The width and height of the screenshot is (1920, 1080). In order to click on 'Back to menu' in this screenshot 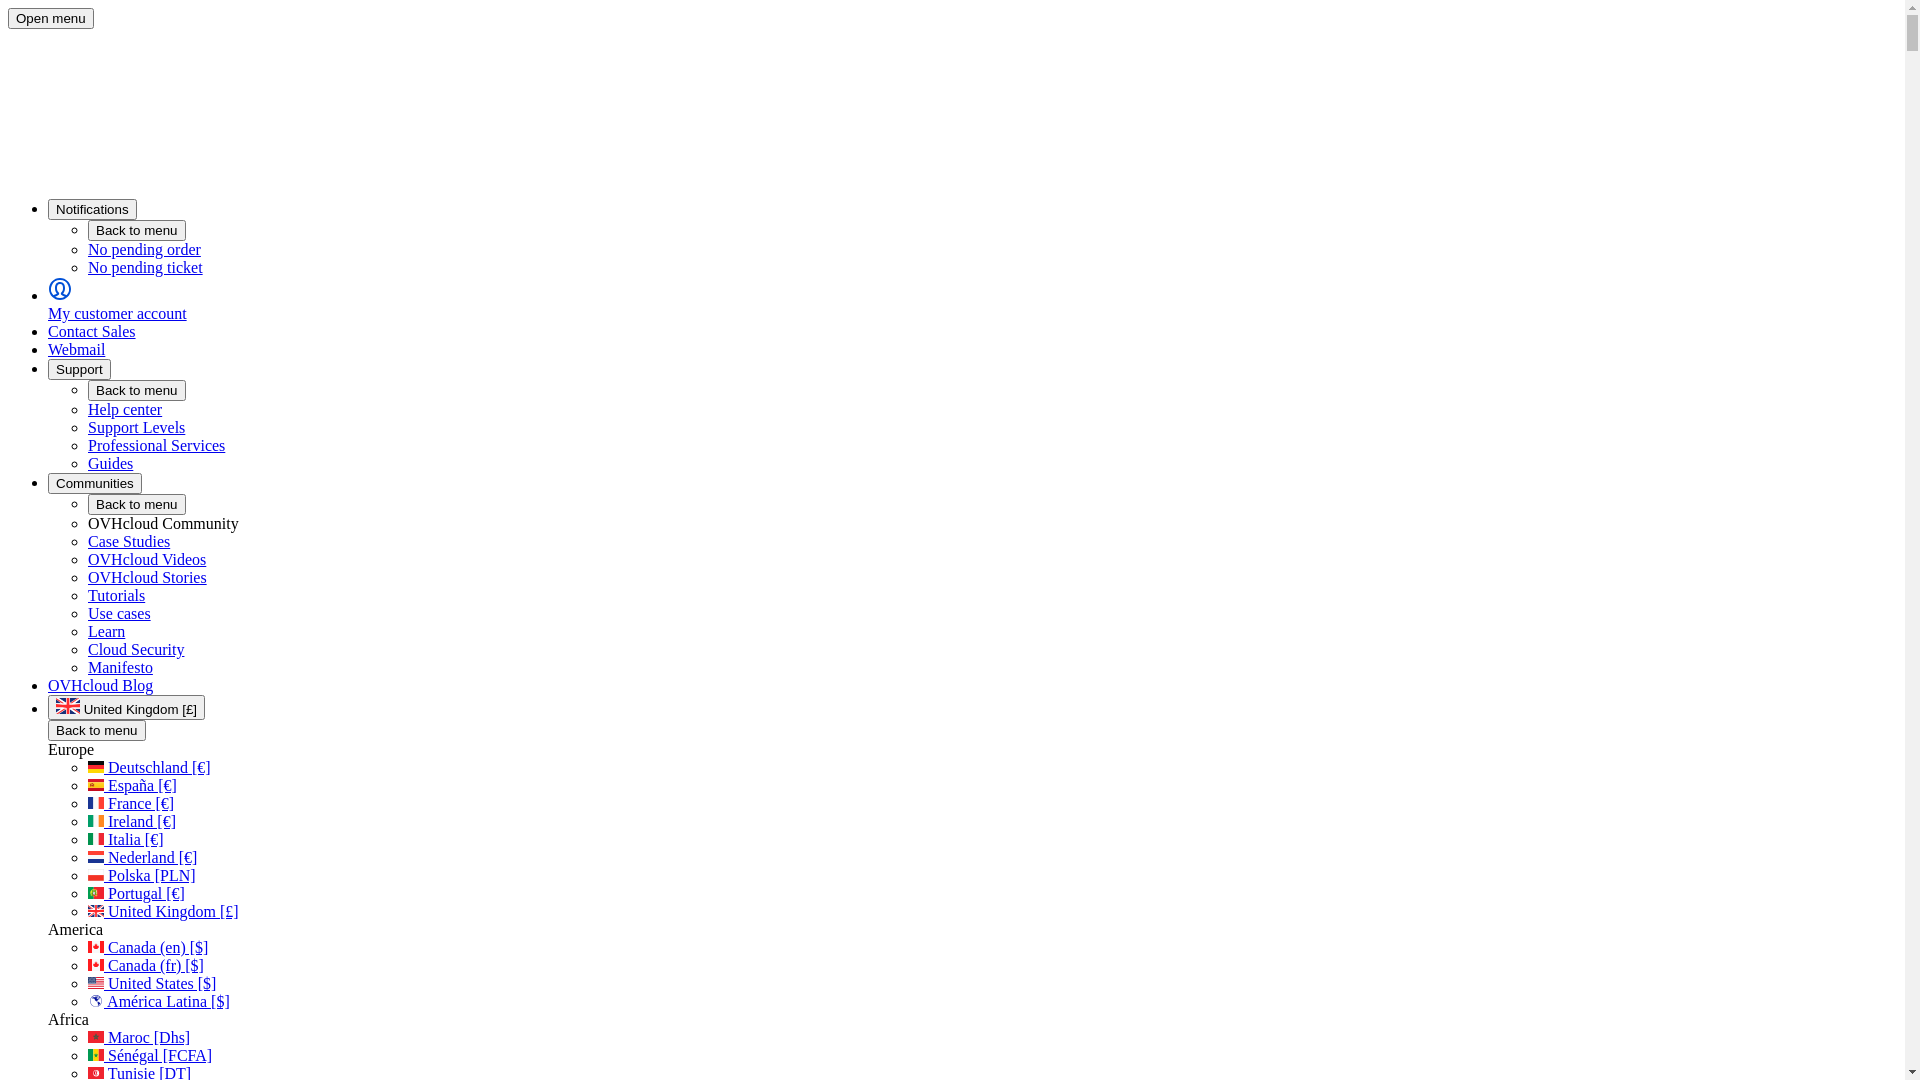, I will do `click(136, 390)`.